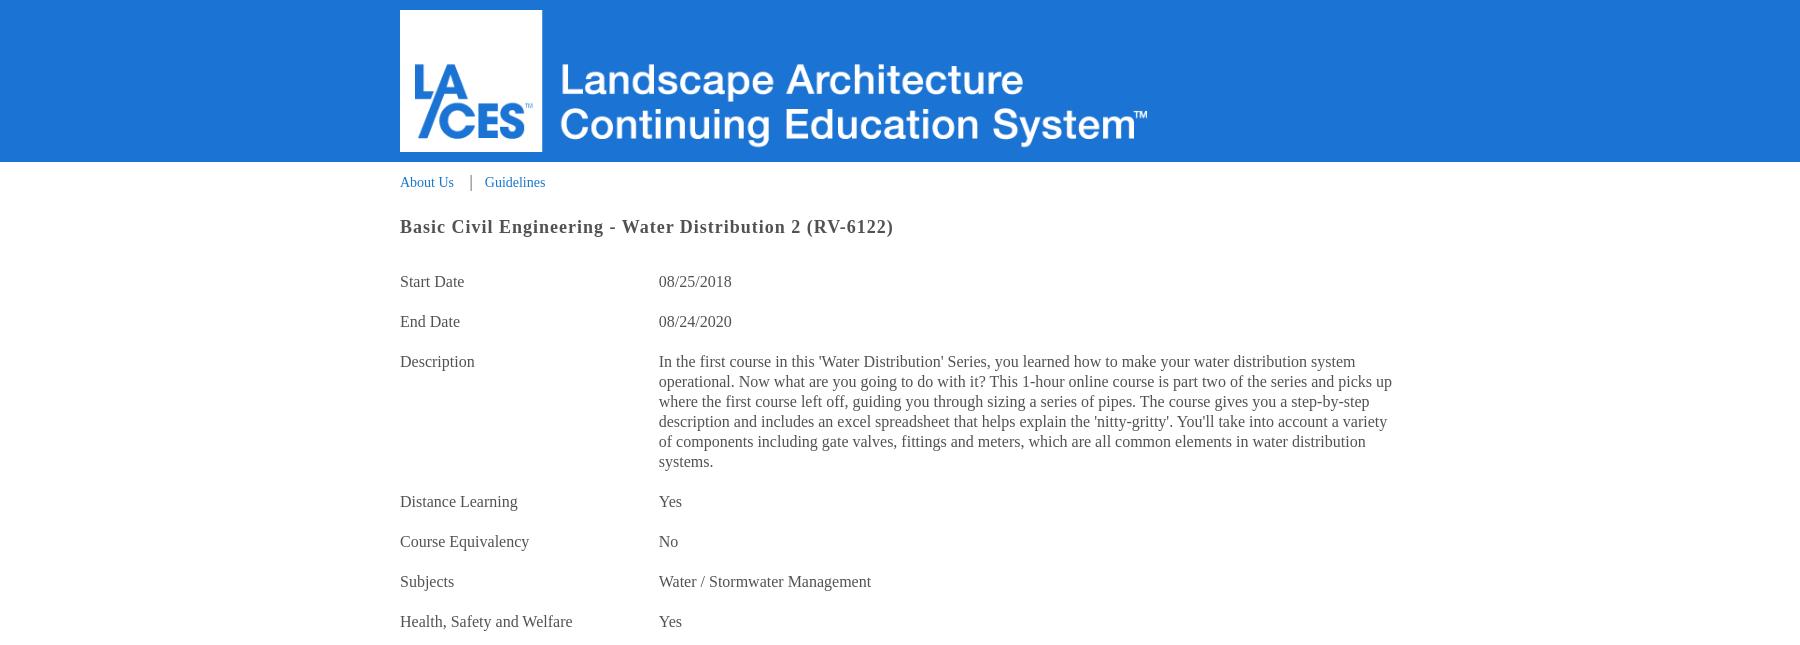 Image resolution: width=1800 pixels, height=645 pixels. Describe the element at coordinates (426, 581) in the screenshot. I see `'Subjects'` at that location.